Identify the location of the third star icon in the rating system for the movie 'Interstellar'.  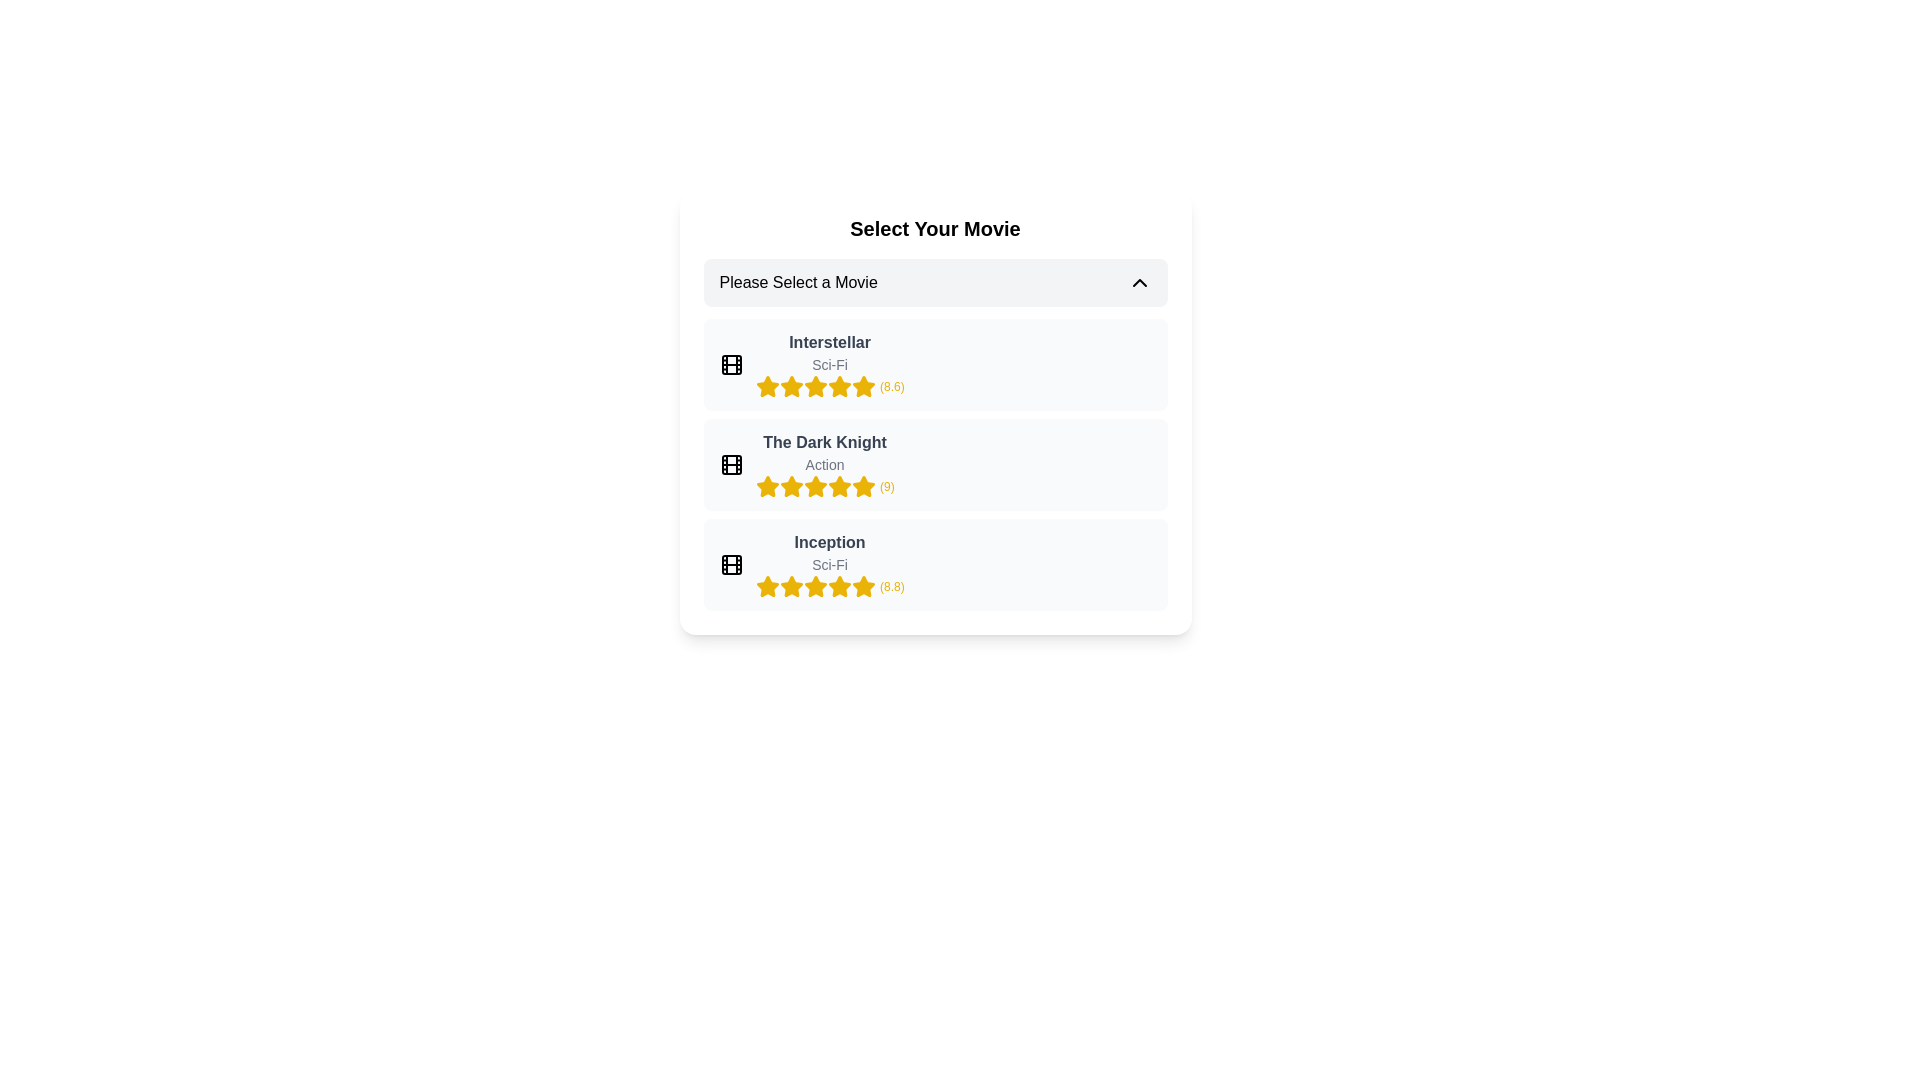
(863, 386).